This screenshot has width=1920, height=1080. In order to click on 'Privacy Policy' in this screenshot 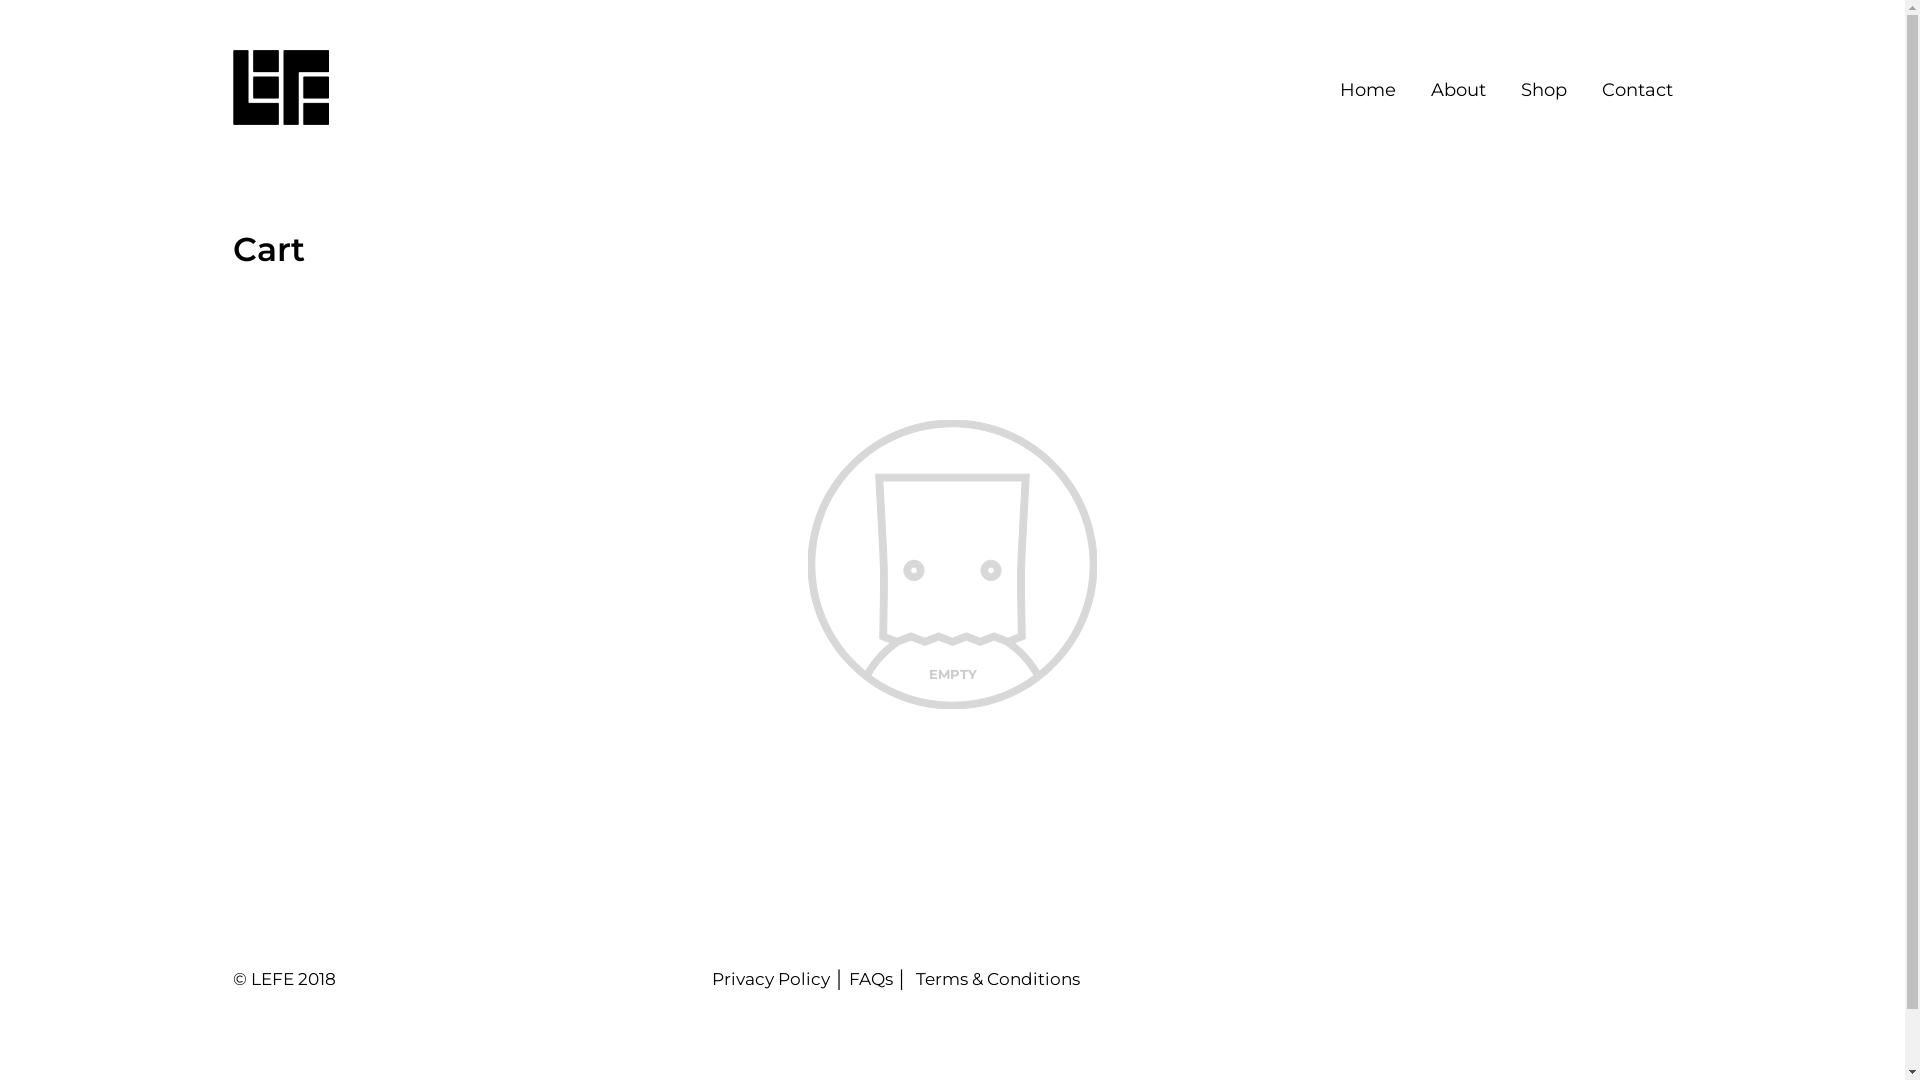, I will do `click(770, 978)`.